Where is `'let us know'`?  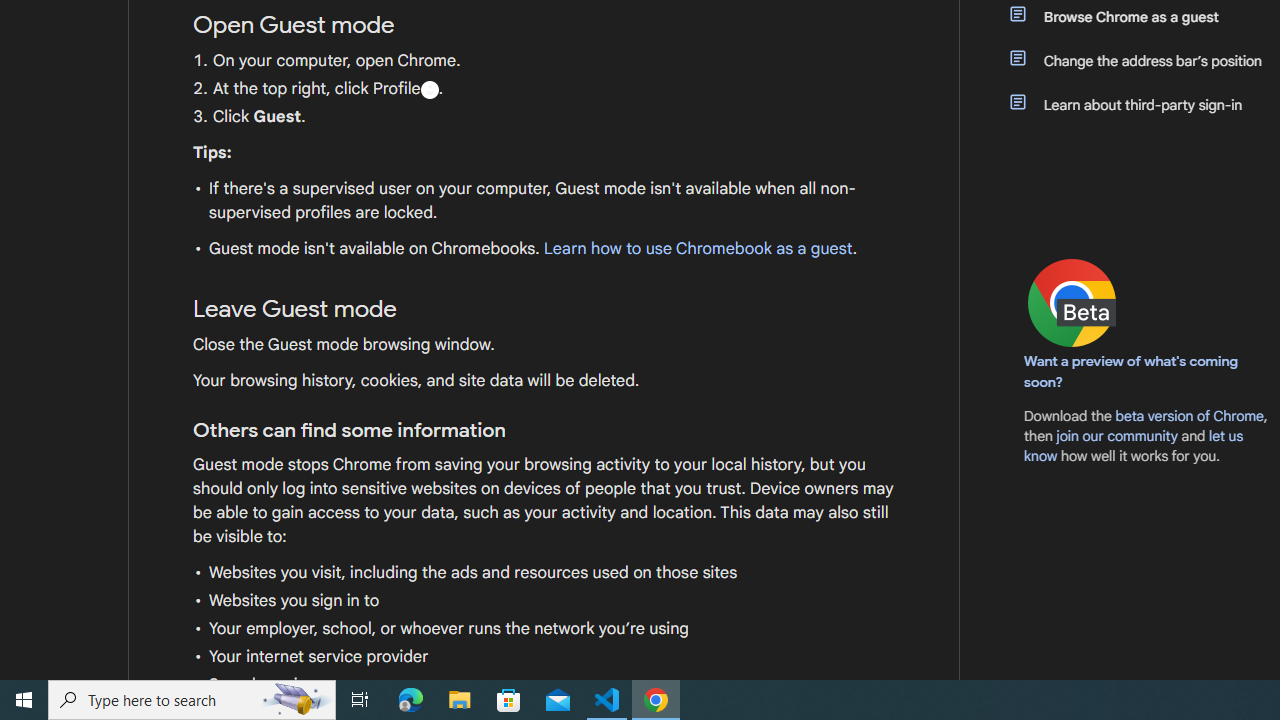 'let us know' is located at coordinates (1134, 445).